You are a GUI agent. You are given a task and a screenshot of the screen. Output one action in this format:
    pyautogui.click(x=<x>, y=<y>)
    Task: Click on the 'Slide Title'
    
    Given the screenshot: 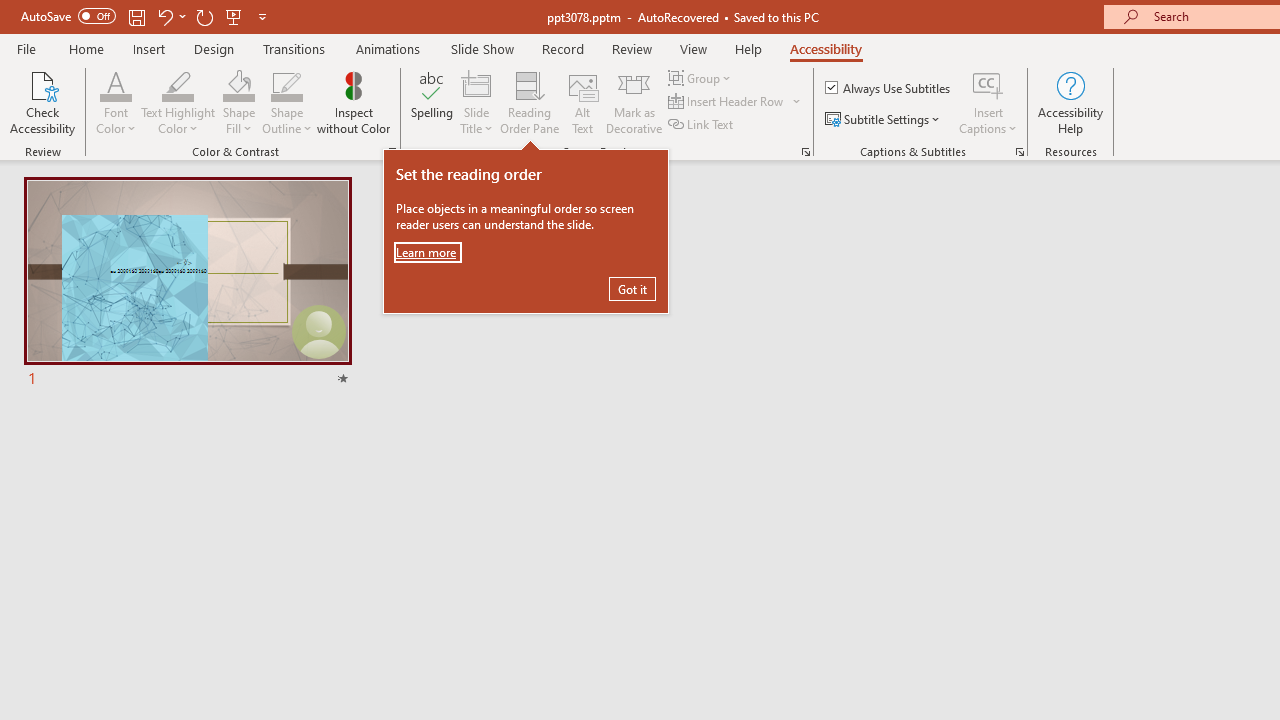 What is the action you would take?
    pyautogui.click(x=475, y=84)
    